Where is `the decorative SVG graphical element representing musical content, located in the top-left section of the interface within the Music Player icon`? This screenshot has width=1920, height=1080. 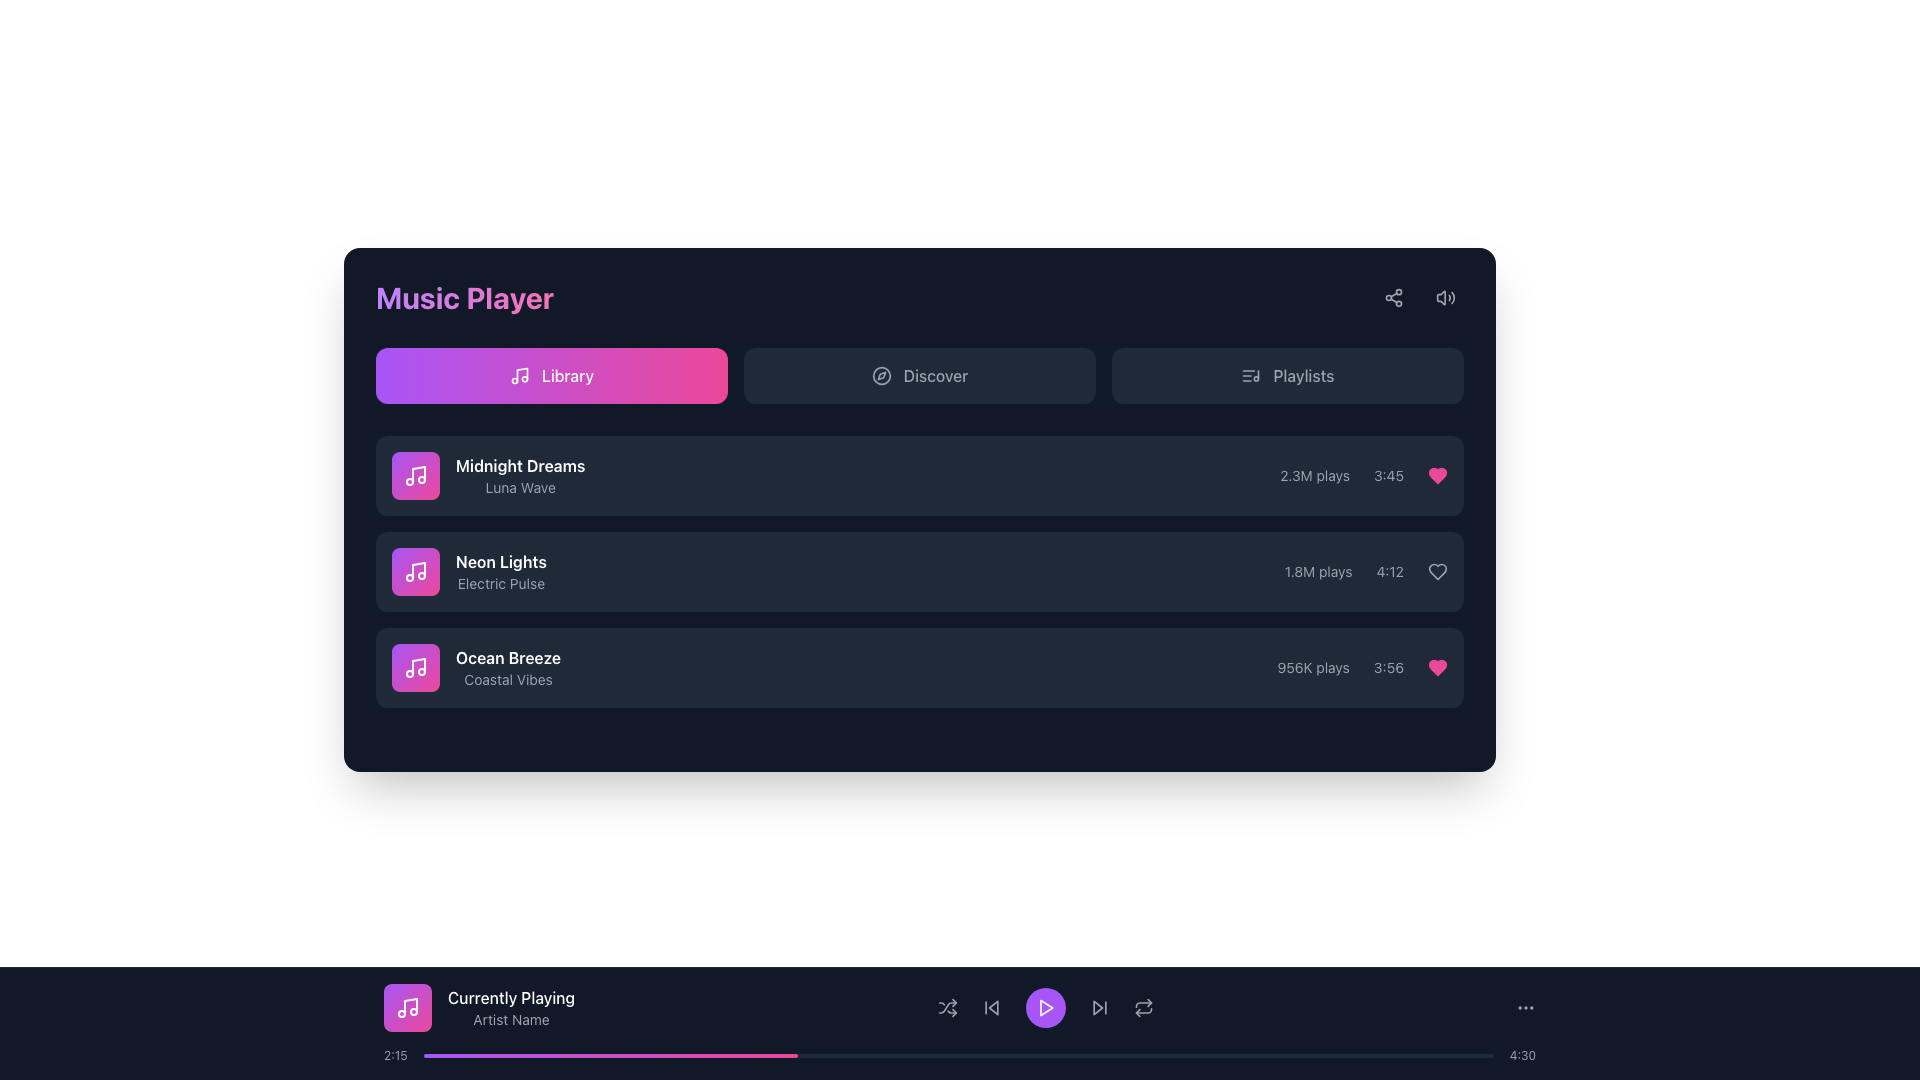 the decorative SVG graphical element representing musical content, located in the top-left section of the interface within the Music Player icon is located at coordinates (417, 666).